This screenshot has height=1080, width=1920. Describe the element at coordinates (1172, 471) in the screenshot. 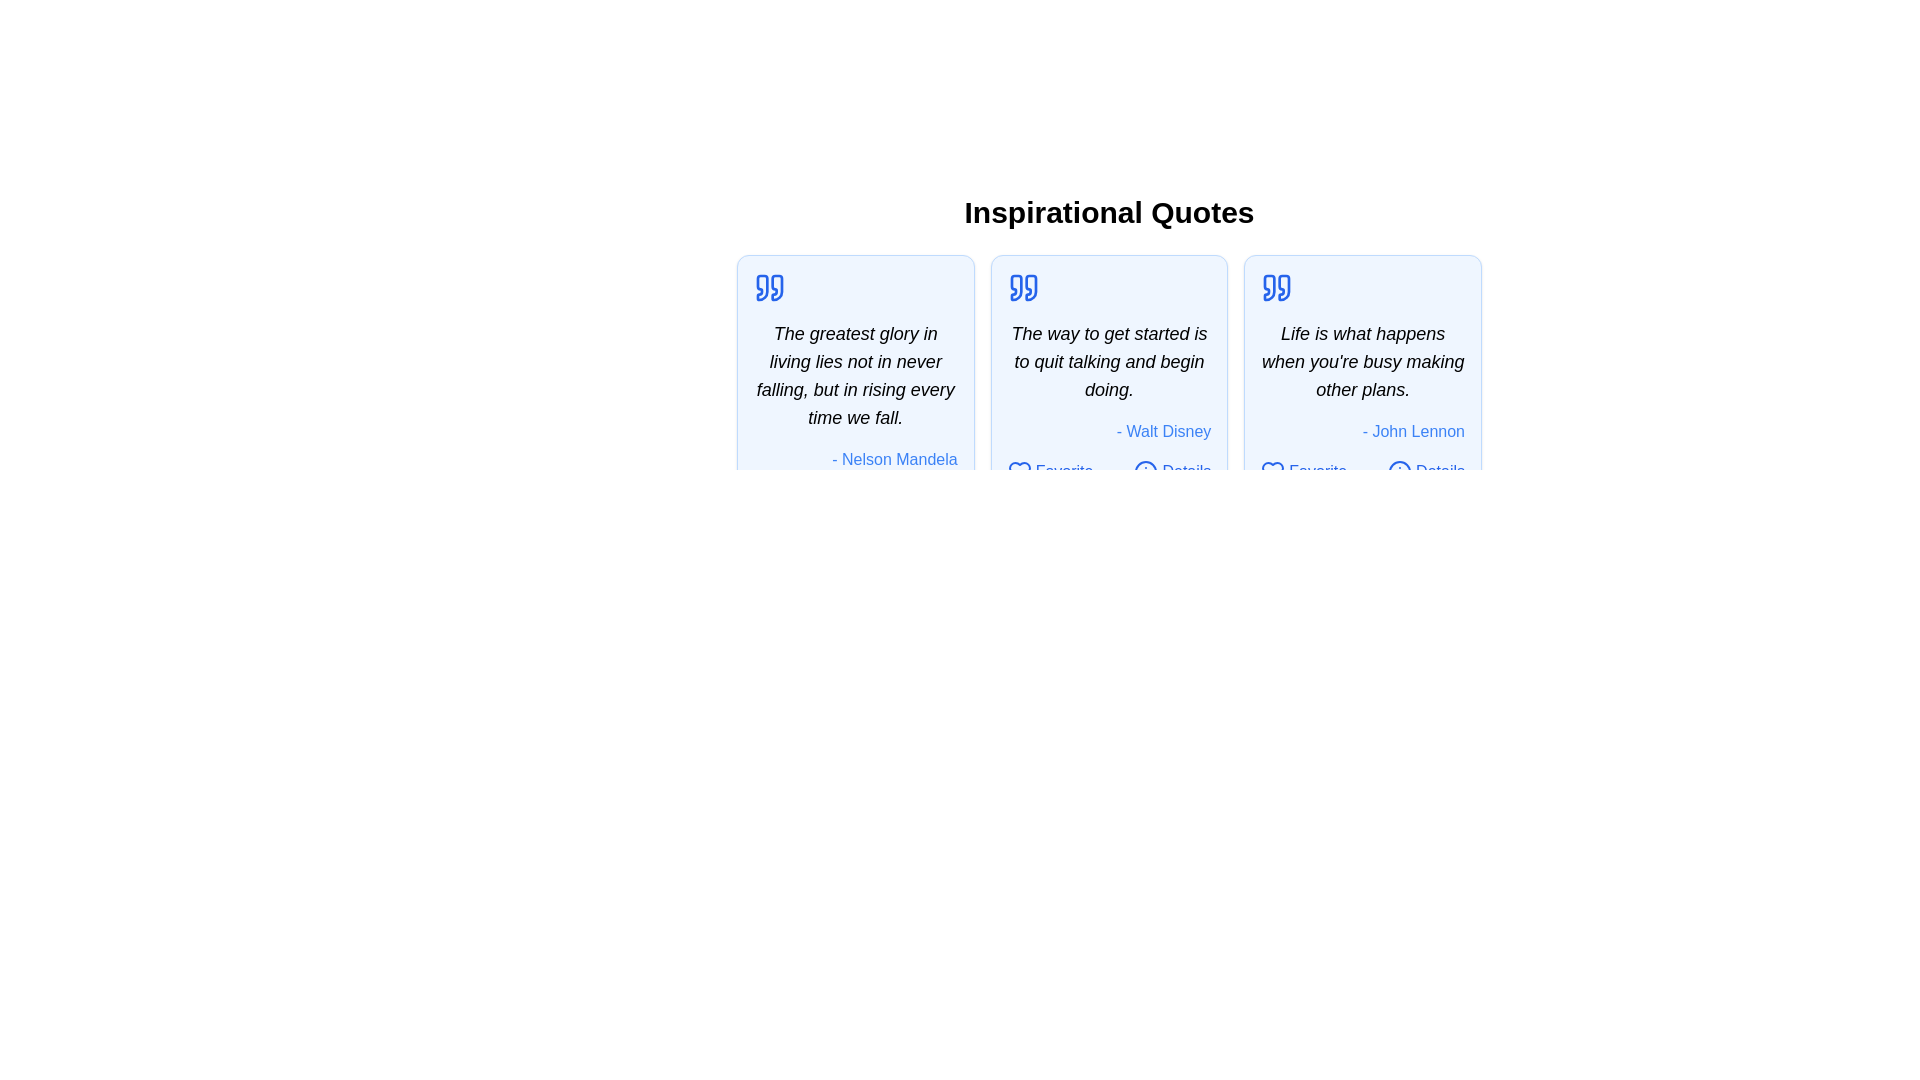

I see `the button located at the bottom-right of the middle quote card` at that location.